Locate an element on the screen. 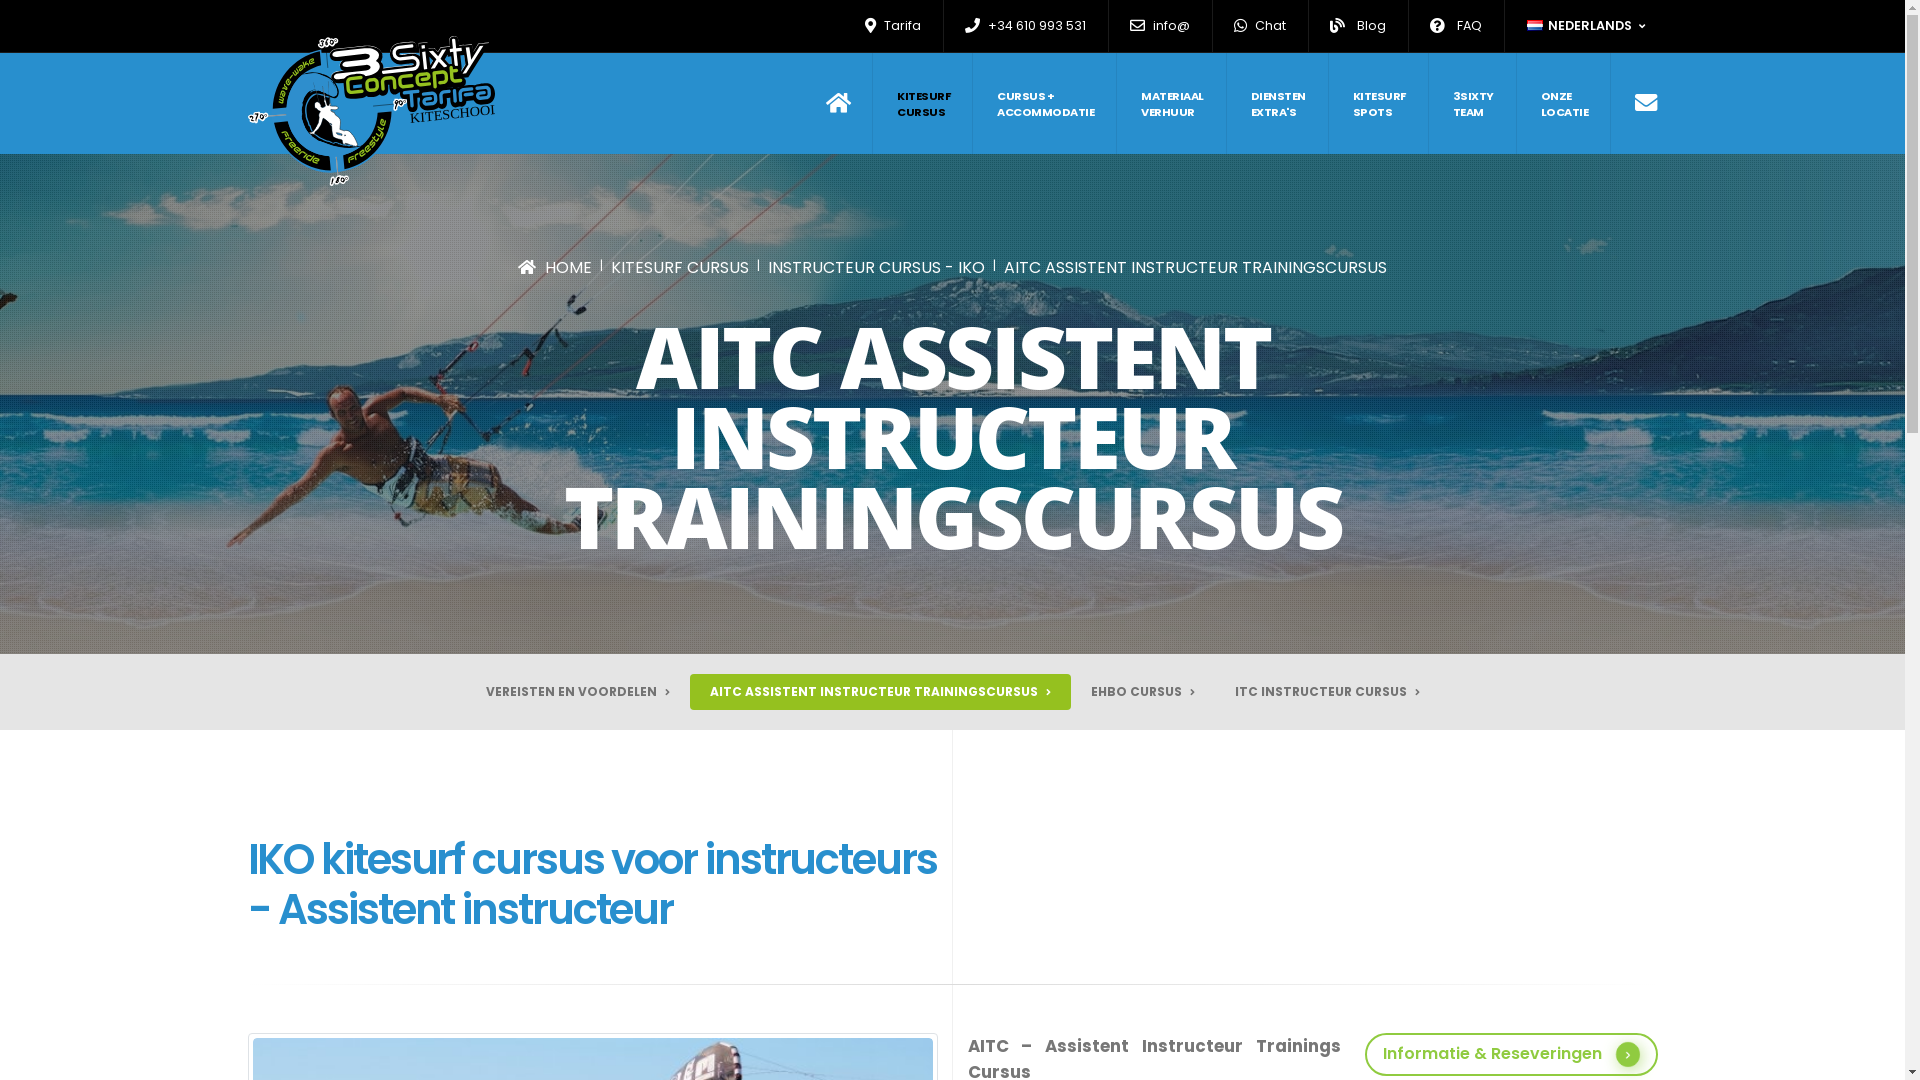  'ITC INSTRUCTEUR CURSUS' is located at coordinates (1326, 690).